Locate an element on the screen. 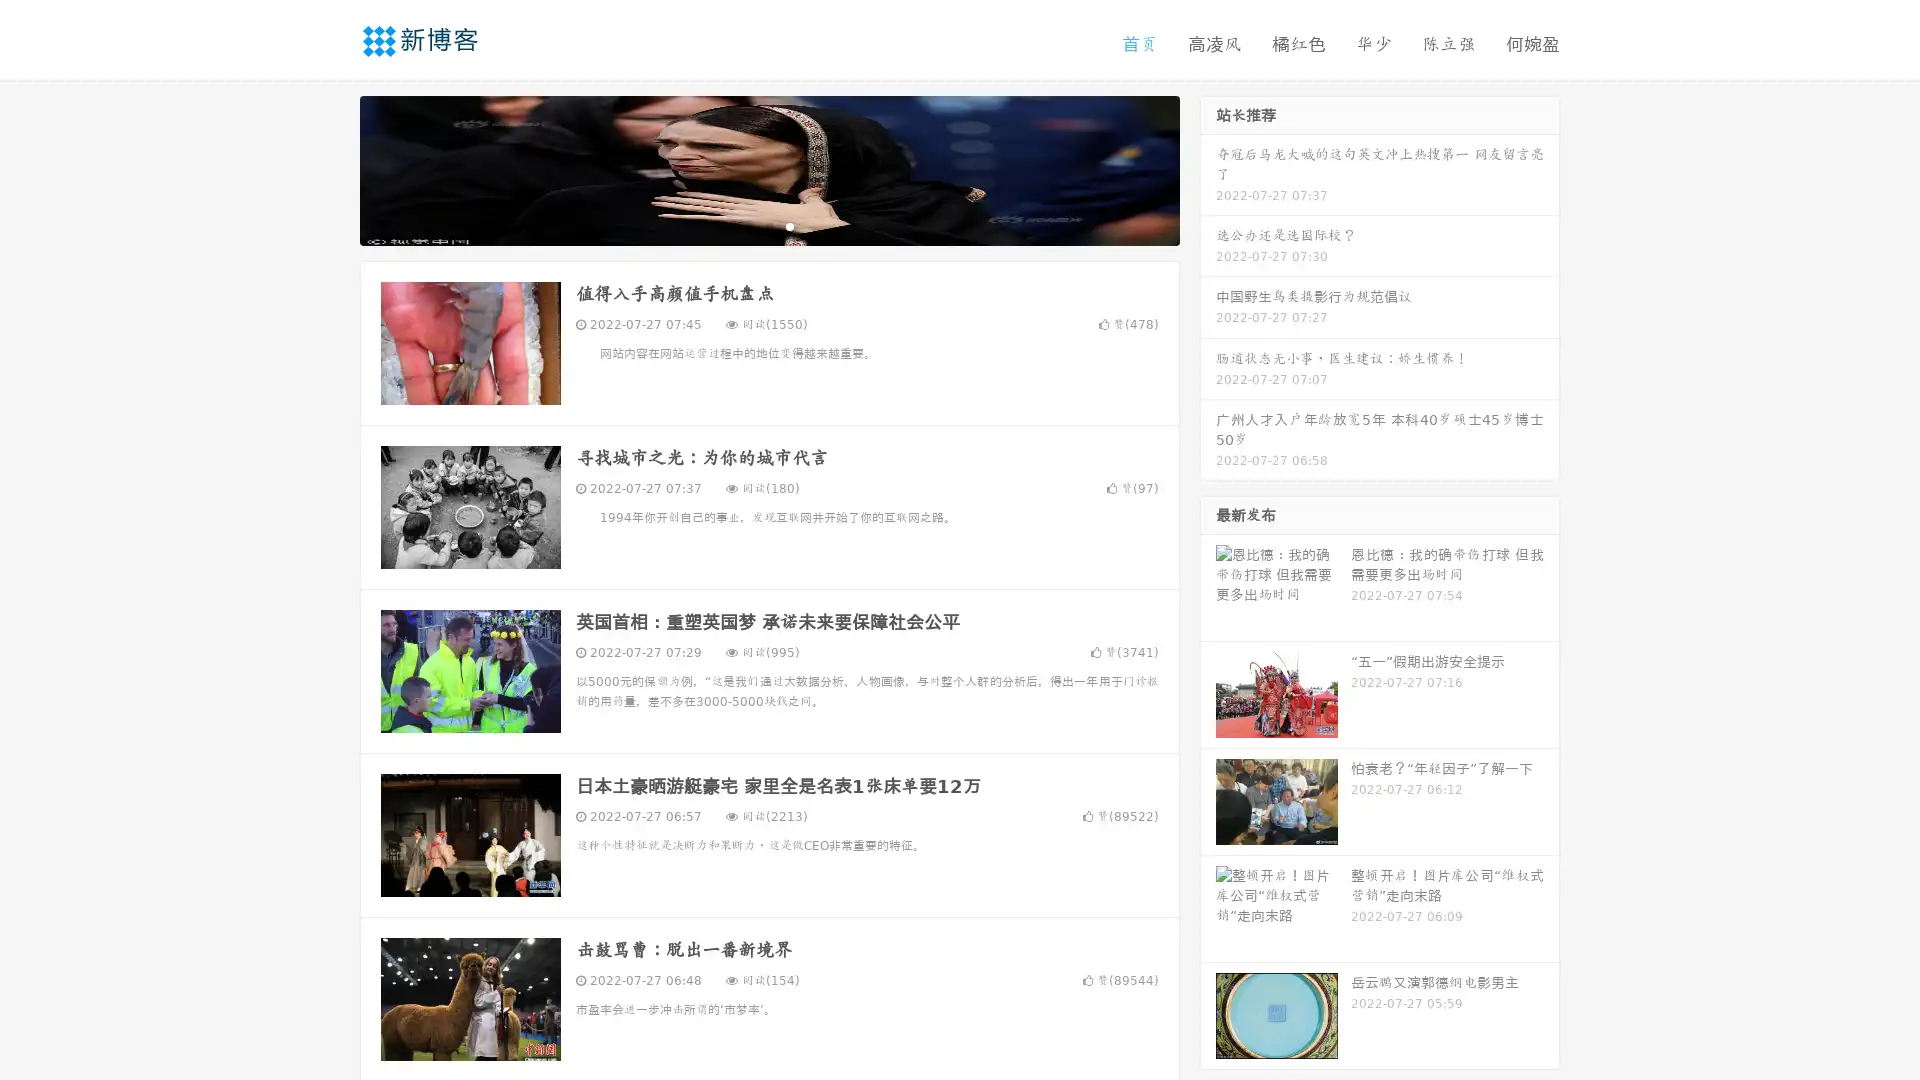 The width and height of the screenshot is (1920, 1080). Go to slide 1 is located at coordinates (748, 225).